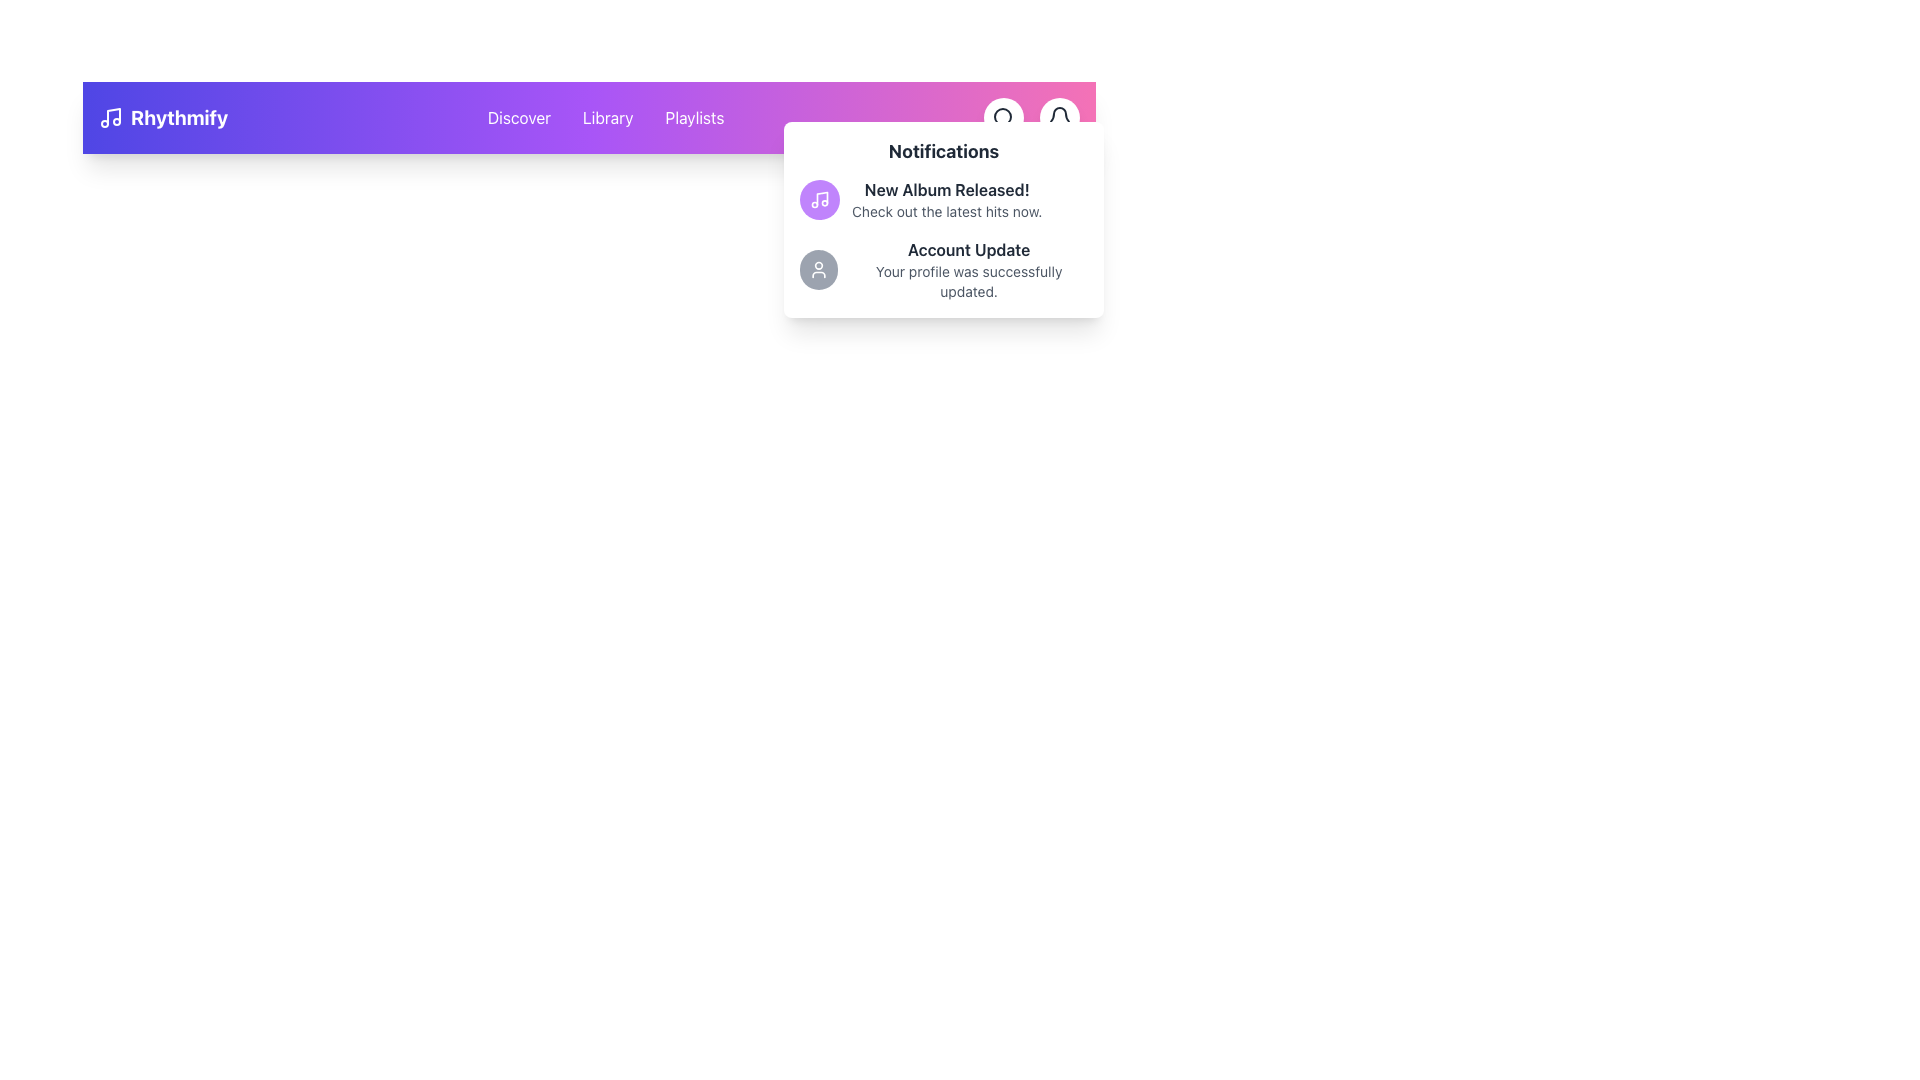  What do you see at coordinates (694, 118) in the screenshot?
I see `the third hyperlink in the horizontal navigation menu` at bounding box center [694, 118].